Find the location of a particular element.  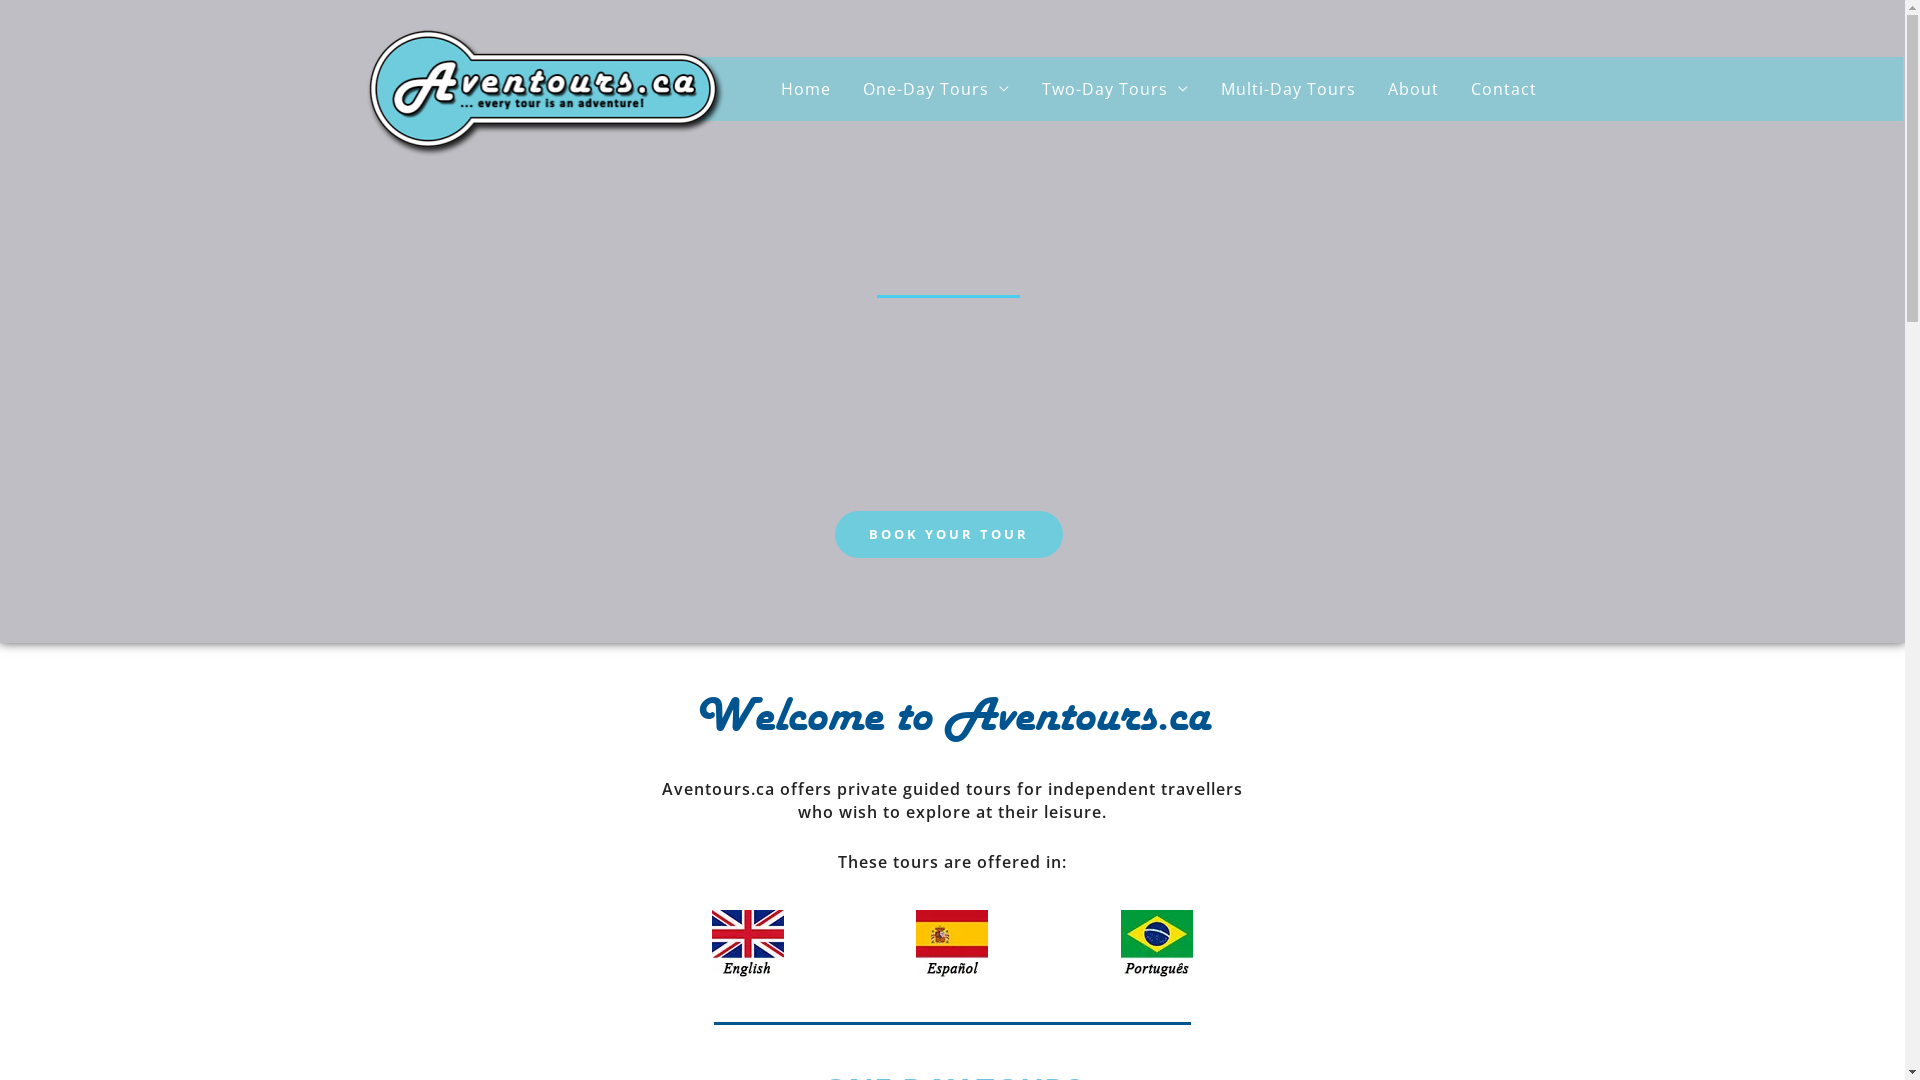

'Two-Day Tours' is located at coordinates (1026, 87).